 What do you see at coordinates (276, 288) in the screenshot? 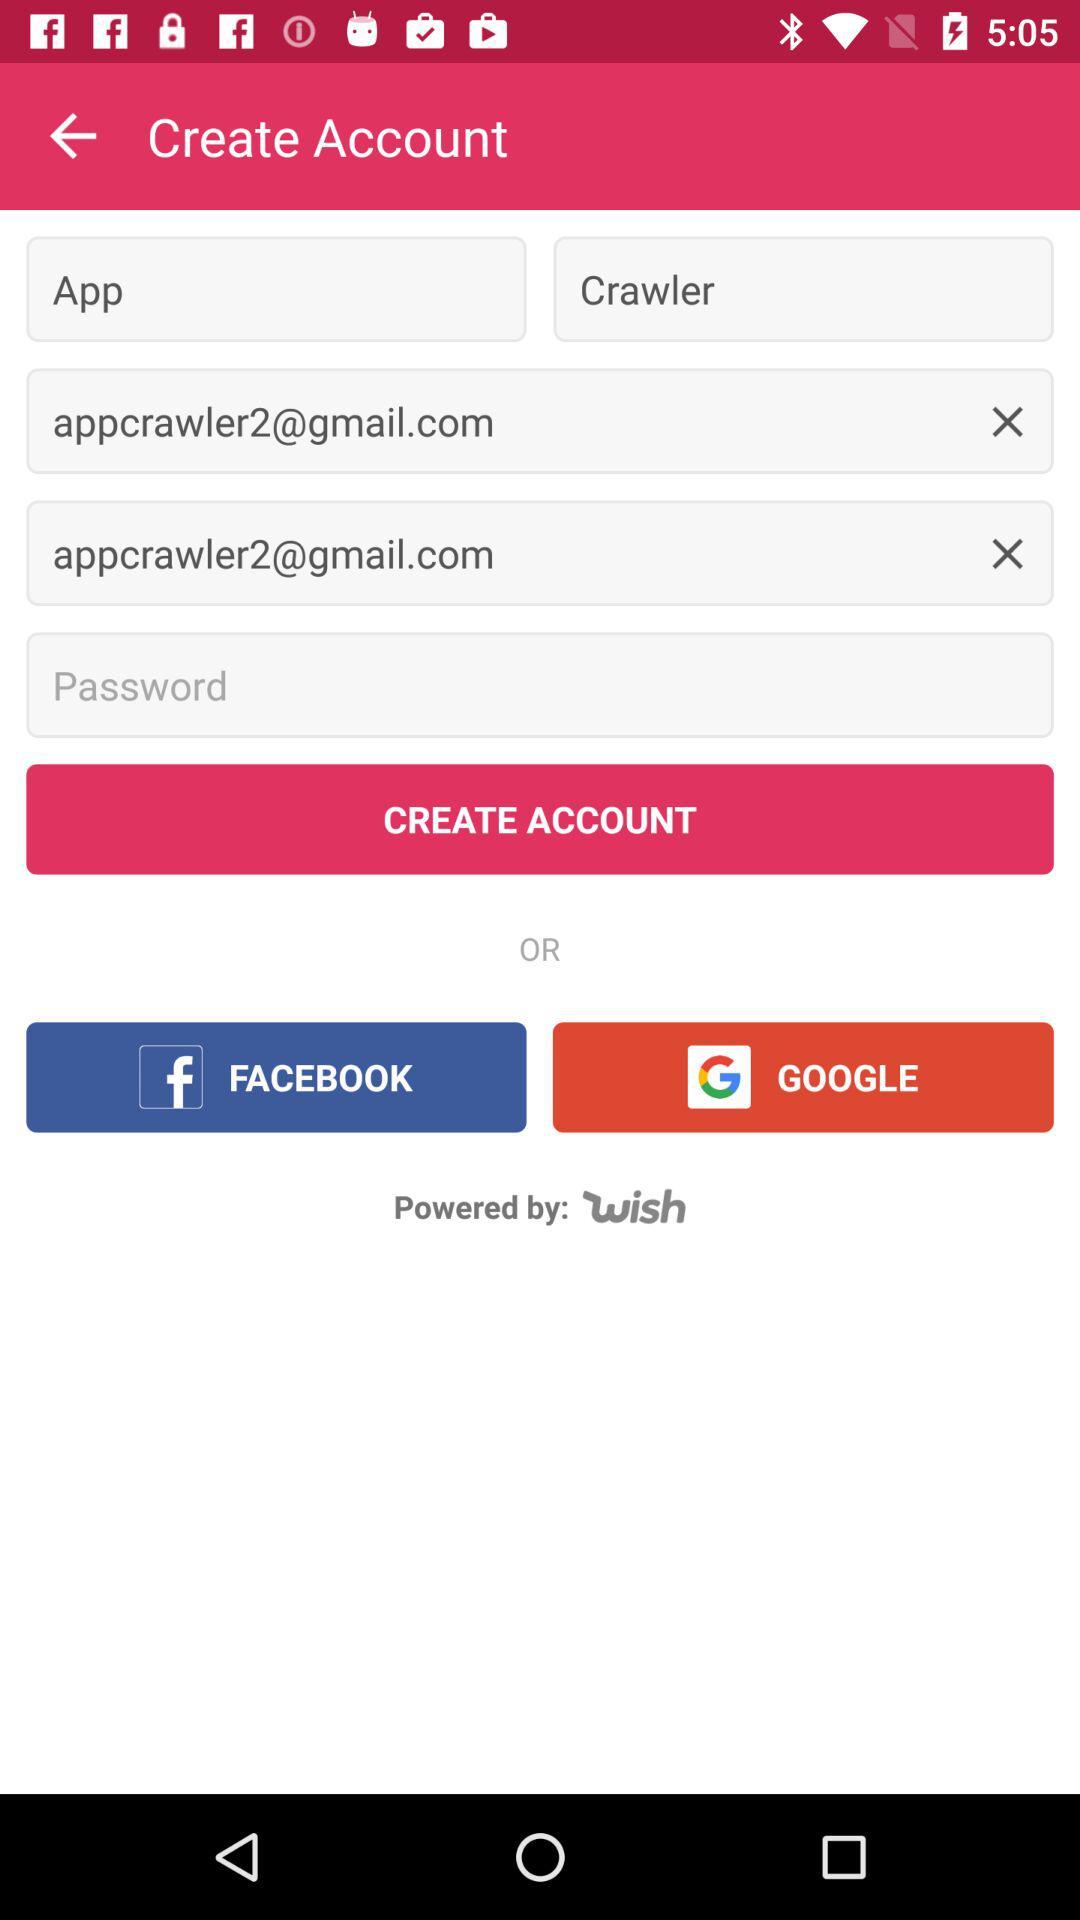
I see `icon next to crawler icon` at bounding box center [276, 288].